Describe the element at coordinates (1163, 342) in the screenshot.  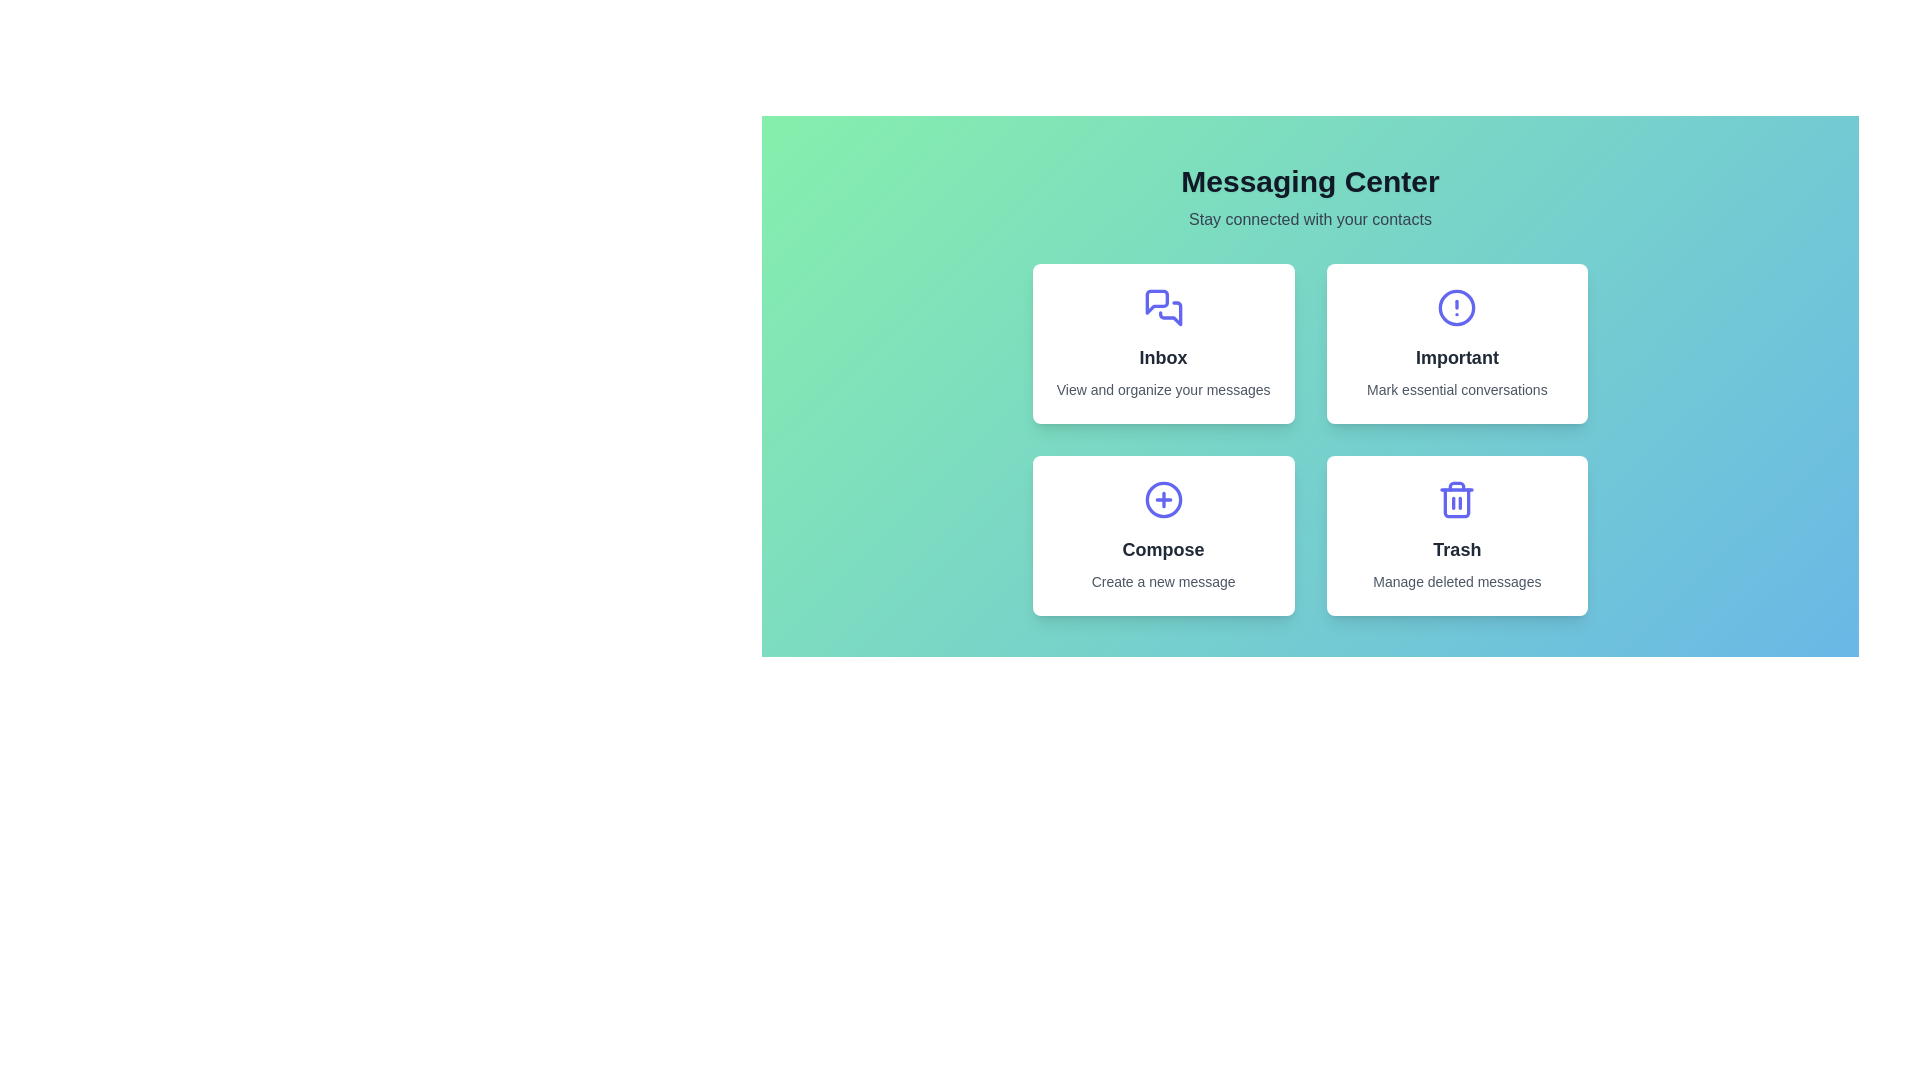
I see `the 'Inbox' button located` at that location.